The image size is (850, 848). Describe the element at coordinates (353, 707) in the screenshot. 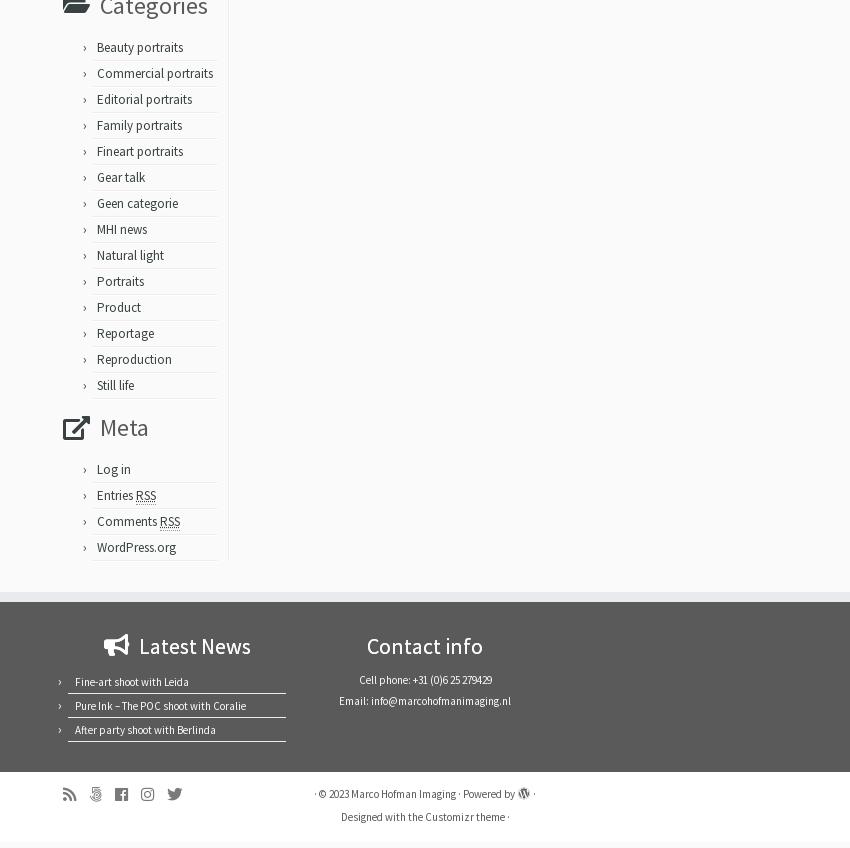

I see `'Email:'` at that location.